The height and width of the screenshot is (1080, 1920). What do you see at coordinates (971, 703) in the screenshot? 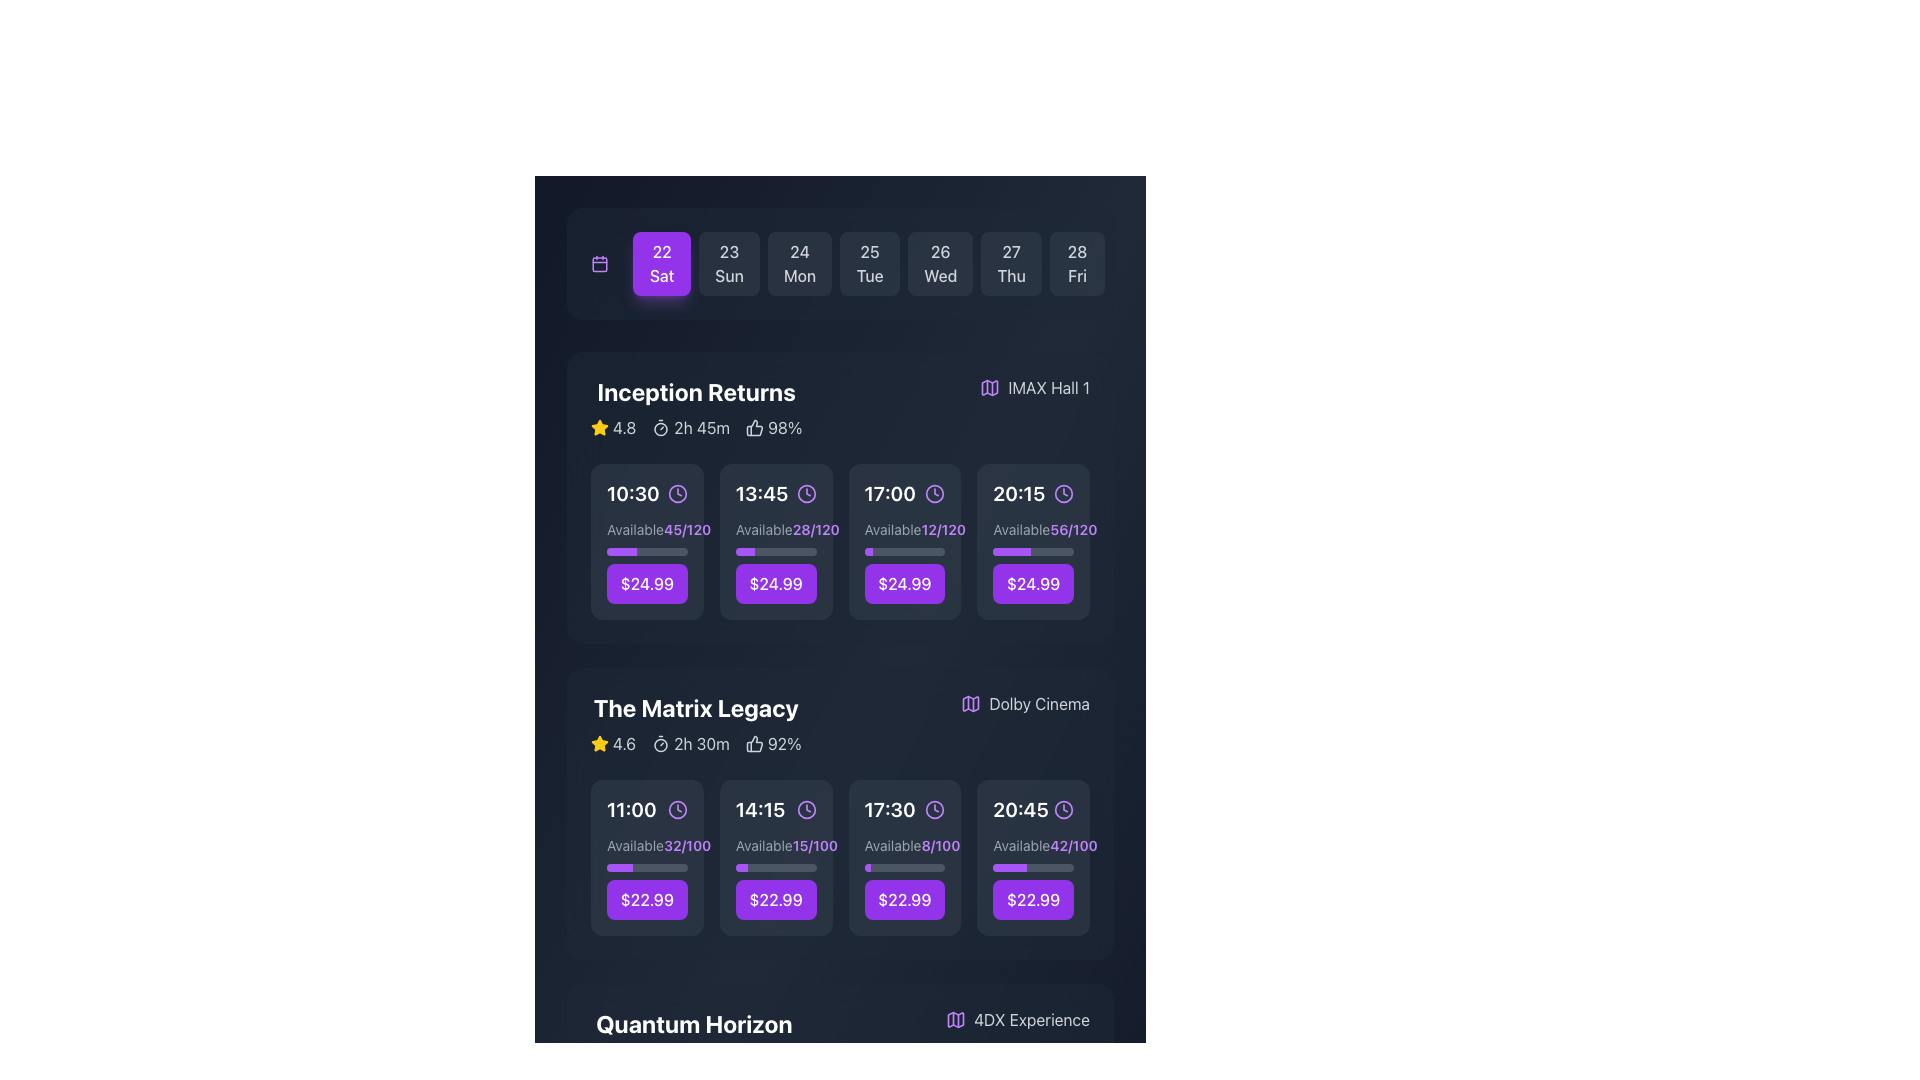
I see `the decorative icon next to the 'Dolby Cinema' text, which enhances its visual appeal within the context of 'The Matrix Legacy'` at bounding box center [971, 703].